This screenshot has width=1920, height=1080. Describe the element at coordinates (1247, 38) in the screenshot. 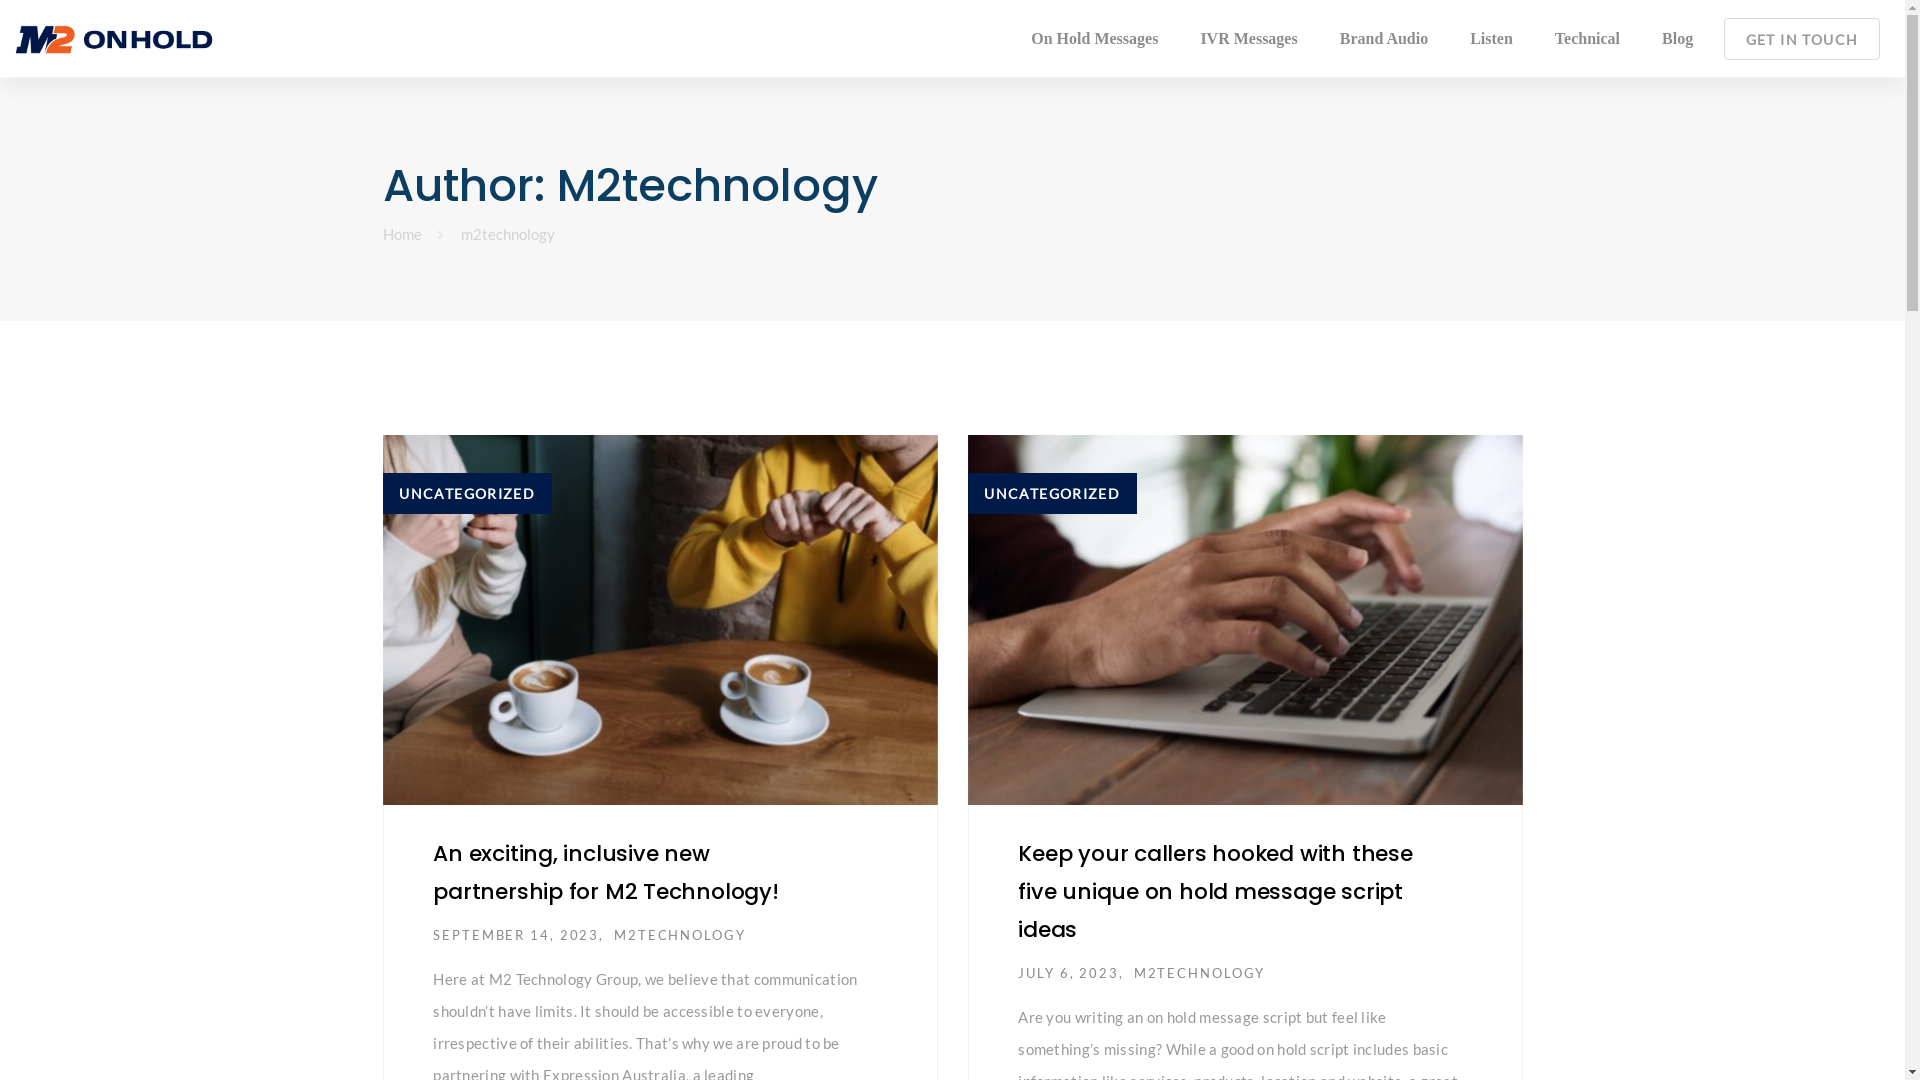

I see `'IVR Messages'` at that location.